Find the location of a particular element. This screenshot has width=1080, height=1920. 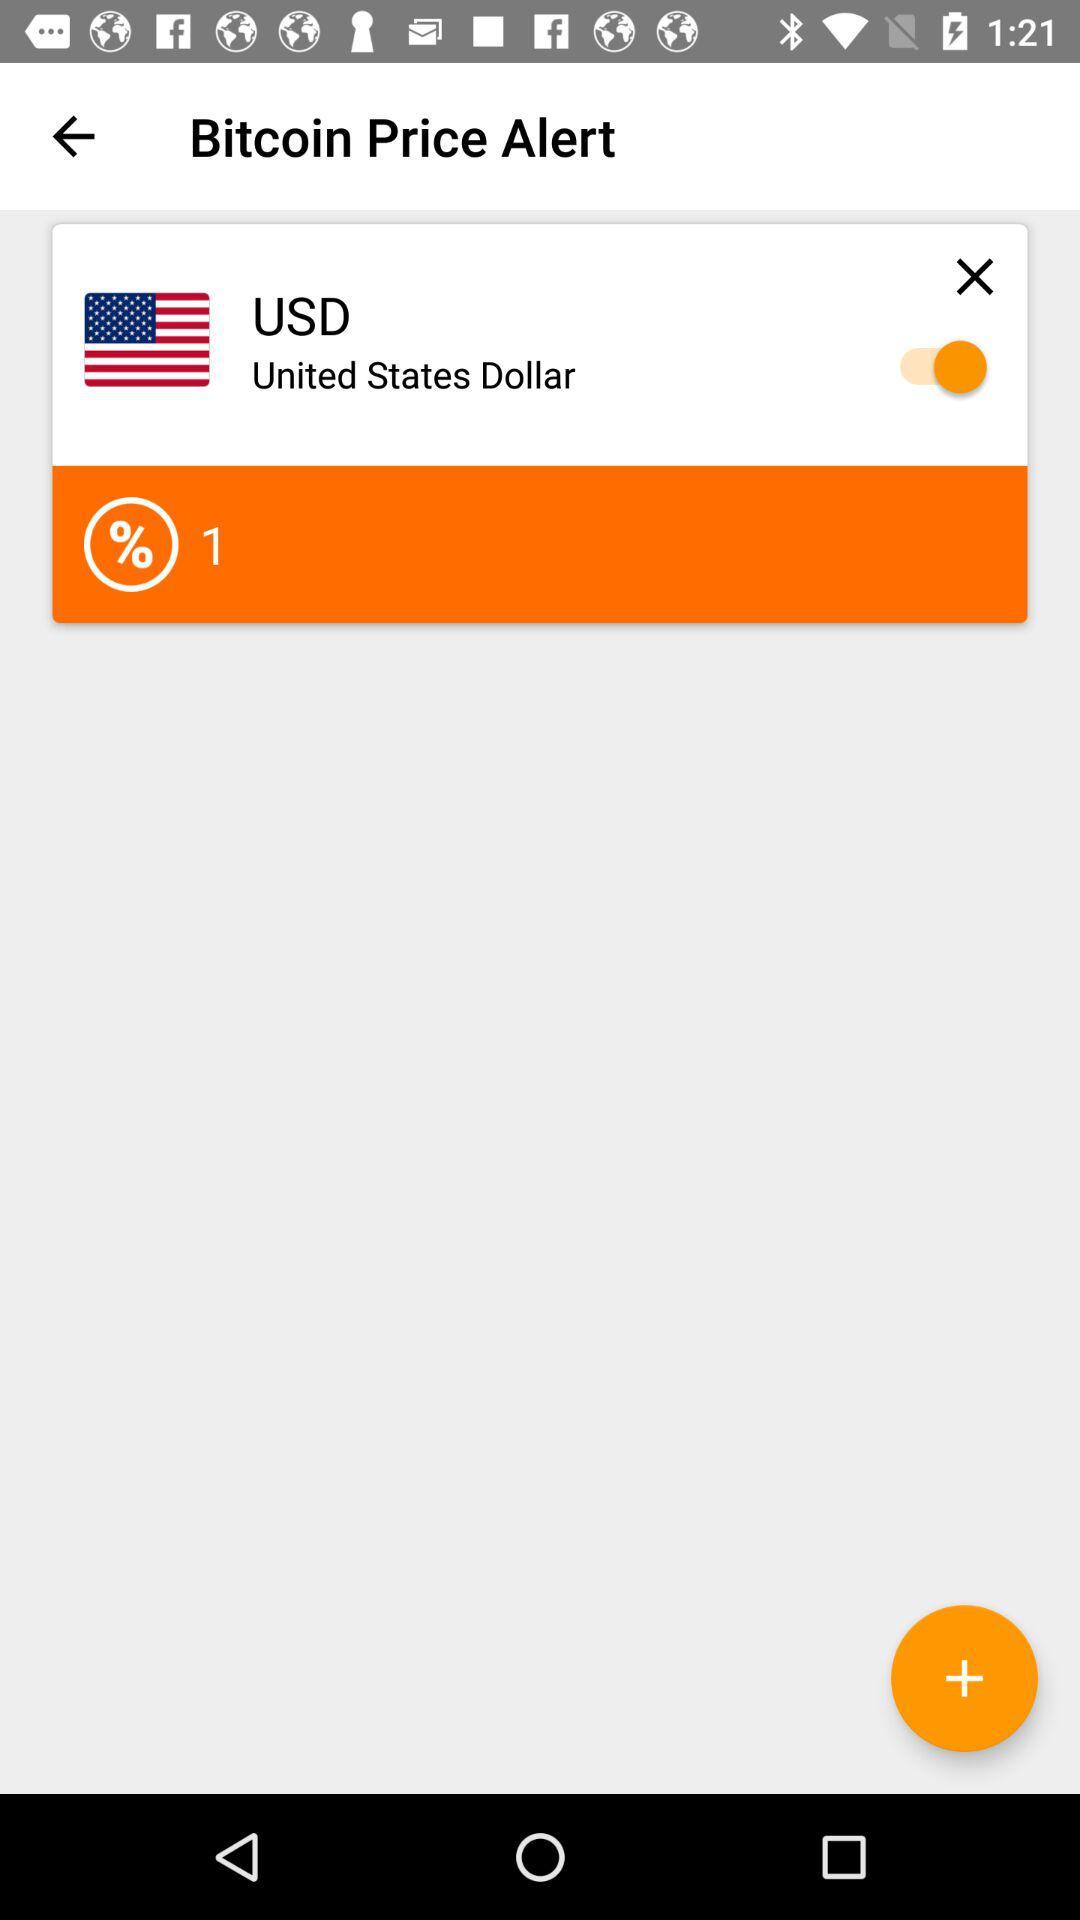

the item next to usd is located at coordinates (974, 275).